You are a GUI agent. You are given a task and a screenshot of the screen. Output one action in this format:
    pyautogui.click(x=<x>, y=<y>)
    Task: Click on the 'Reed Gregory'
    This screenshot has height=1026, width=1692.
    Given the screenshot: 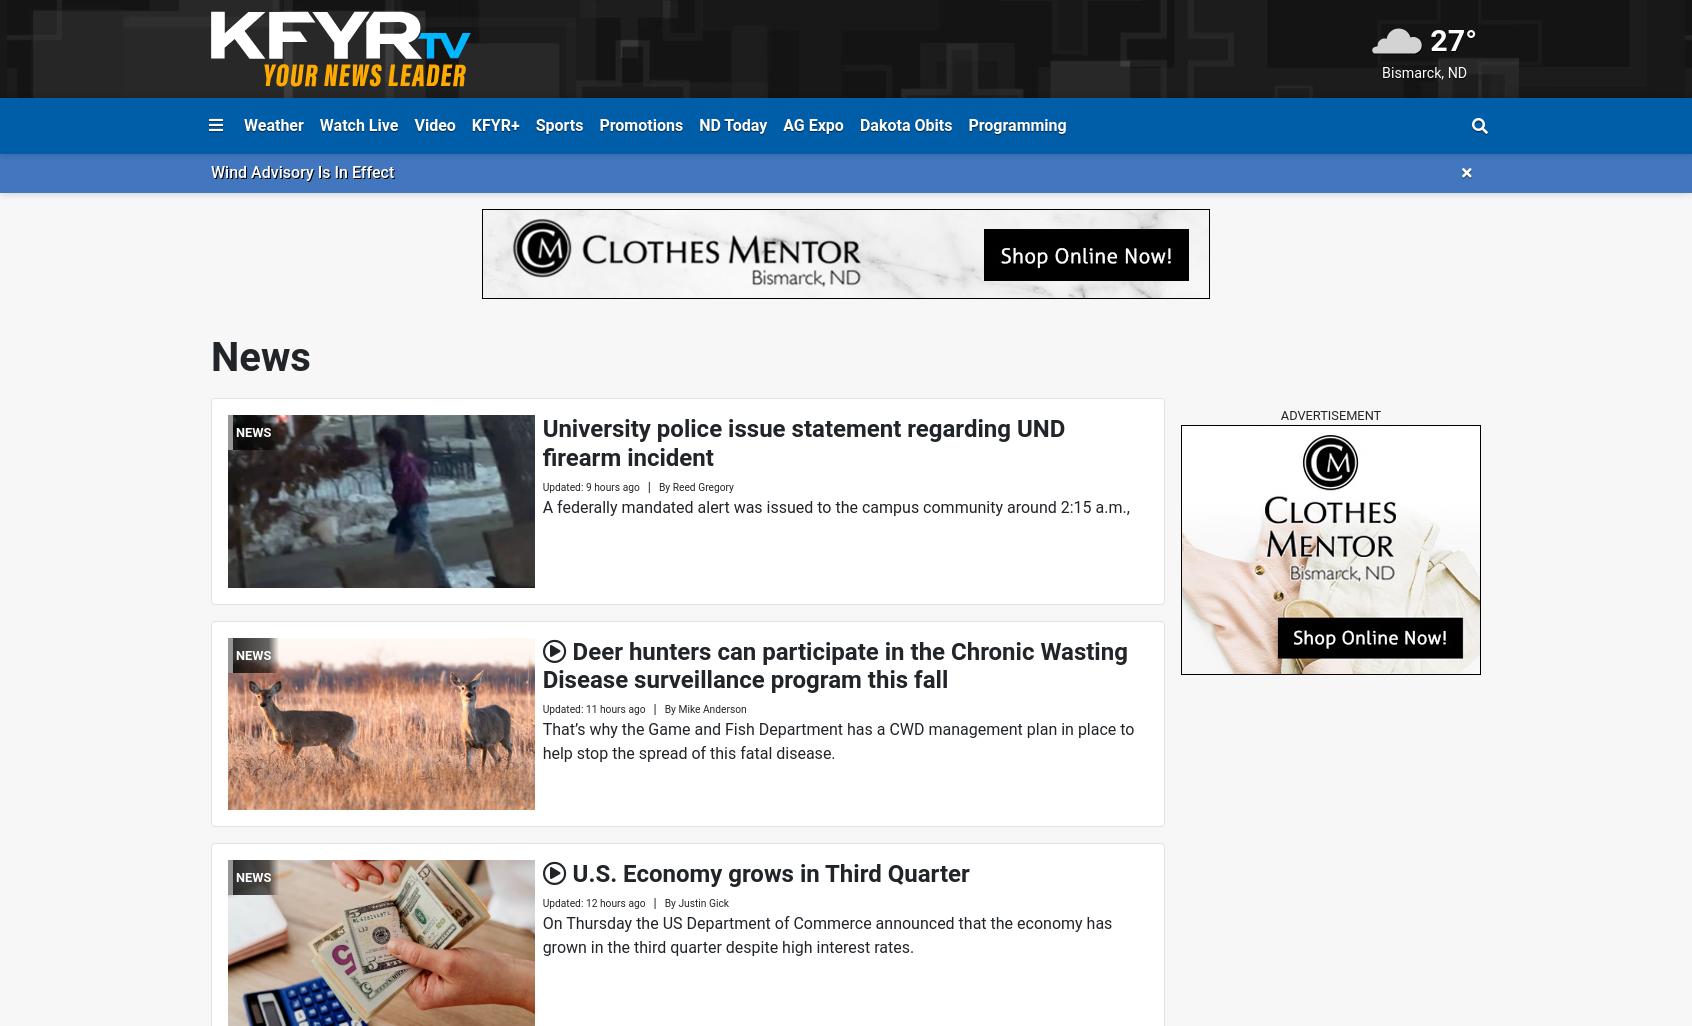 What is the action you would take?
    pyautogui.click(x=702, y=485)
    